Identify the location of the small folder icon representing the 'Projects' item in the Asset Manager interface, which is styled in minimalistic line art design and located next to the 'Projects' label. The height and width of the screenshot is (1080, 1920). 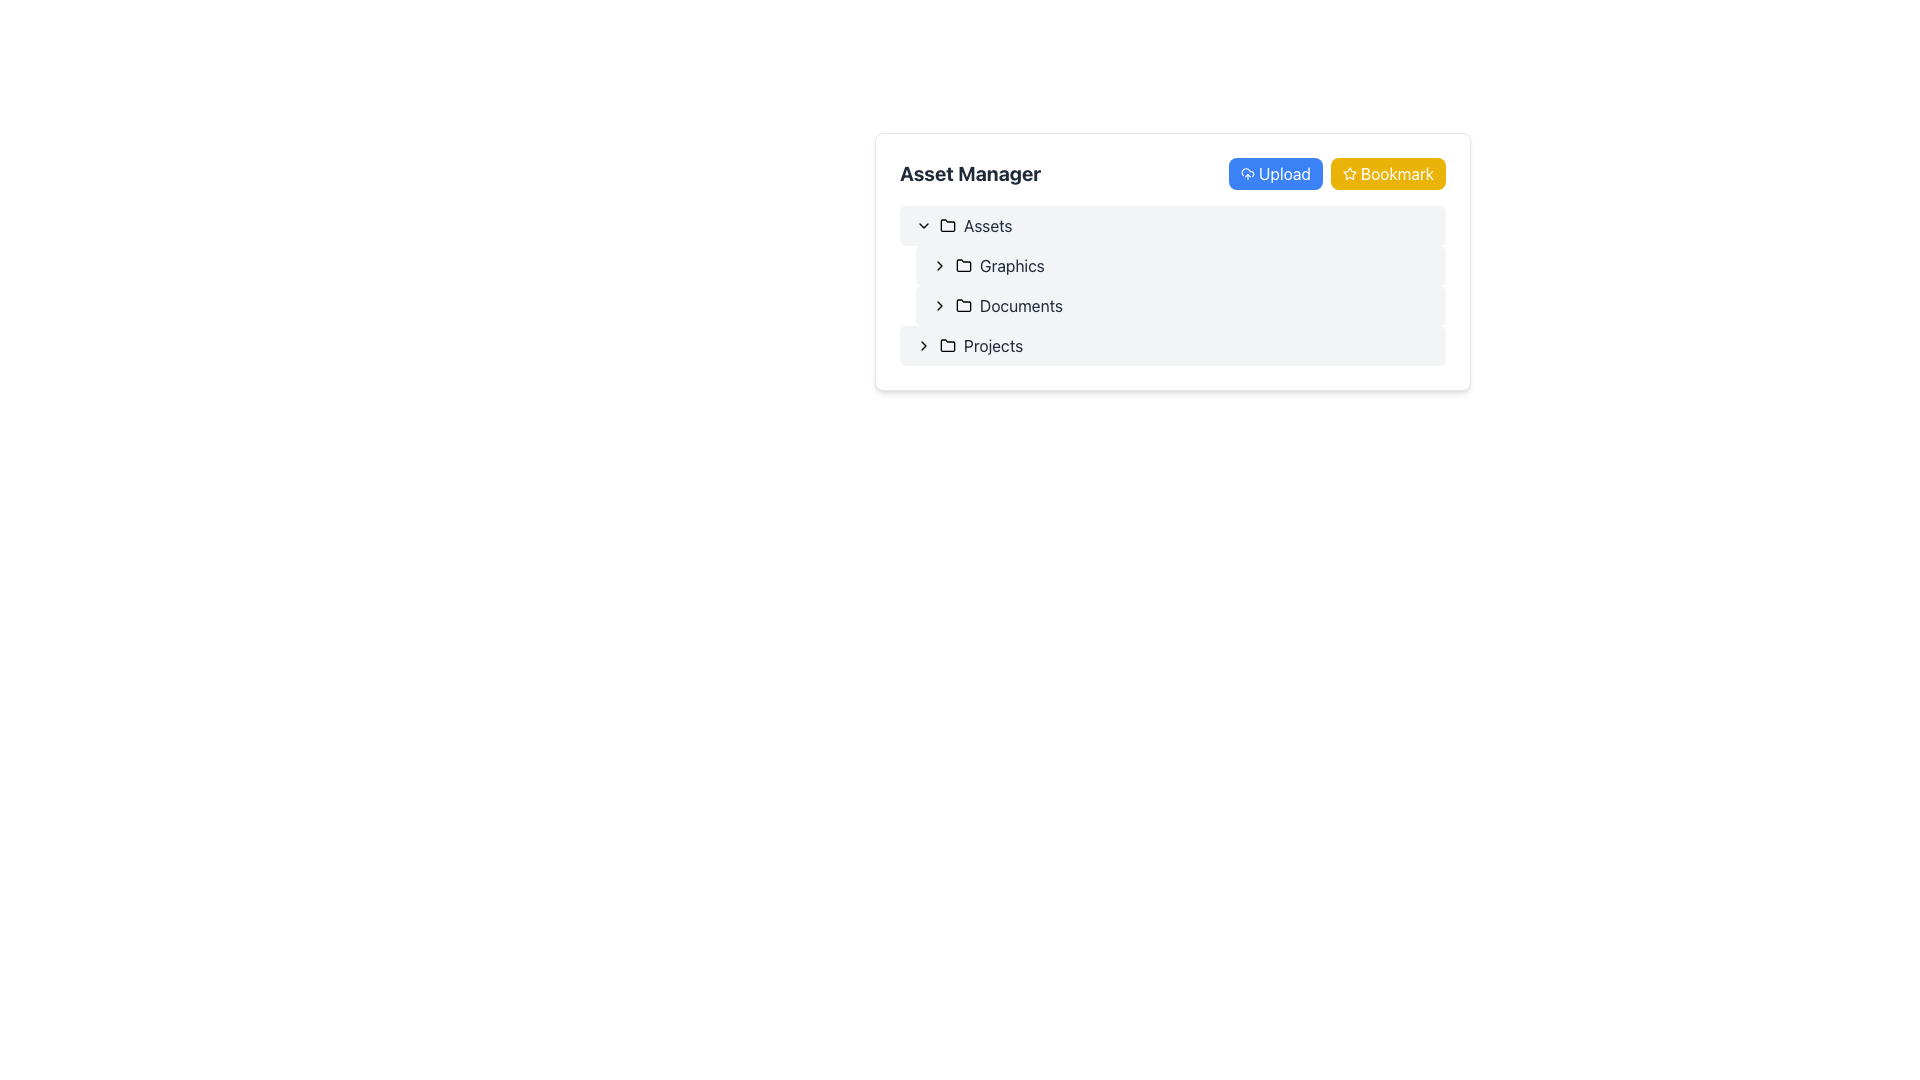
(947, 343).